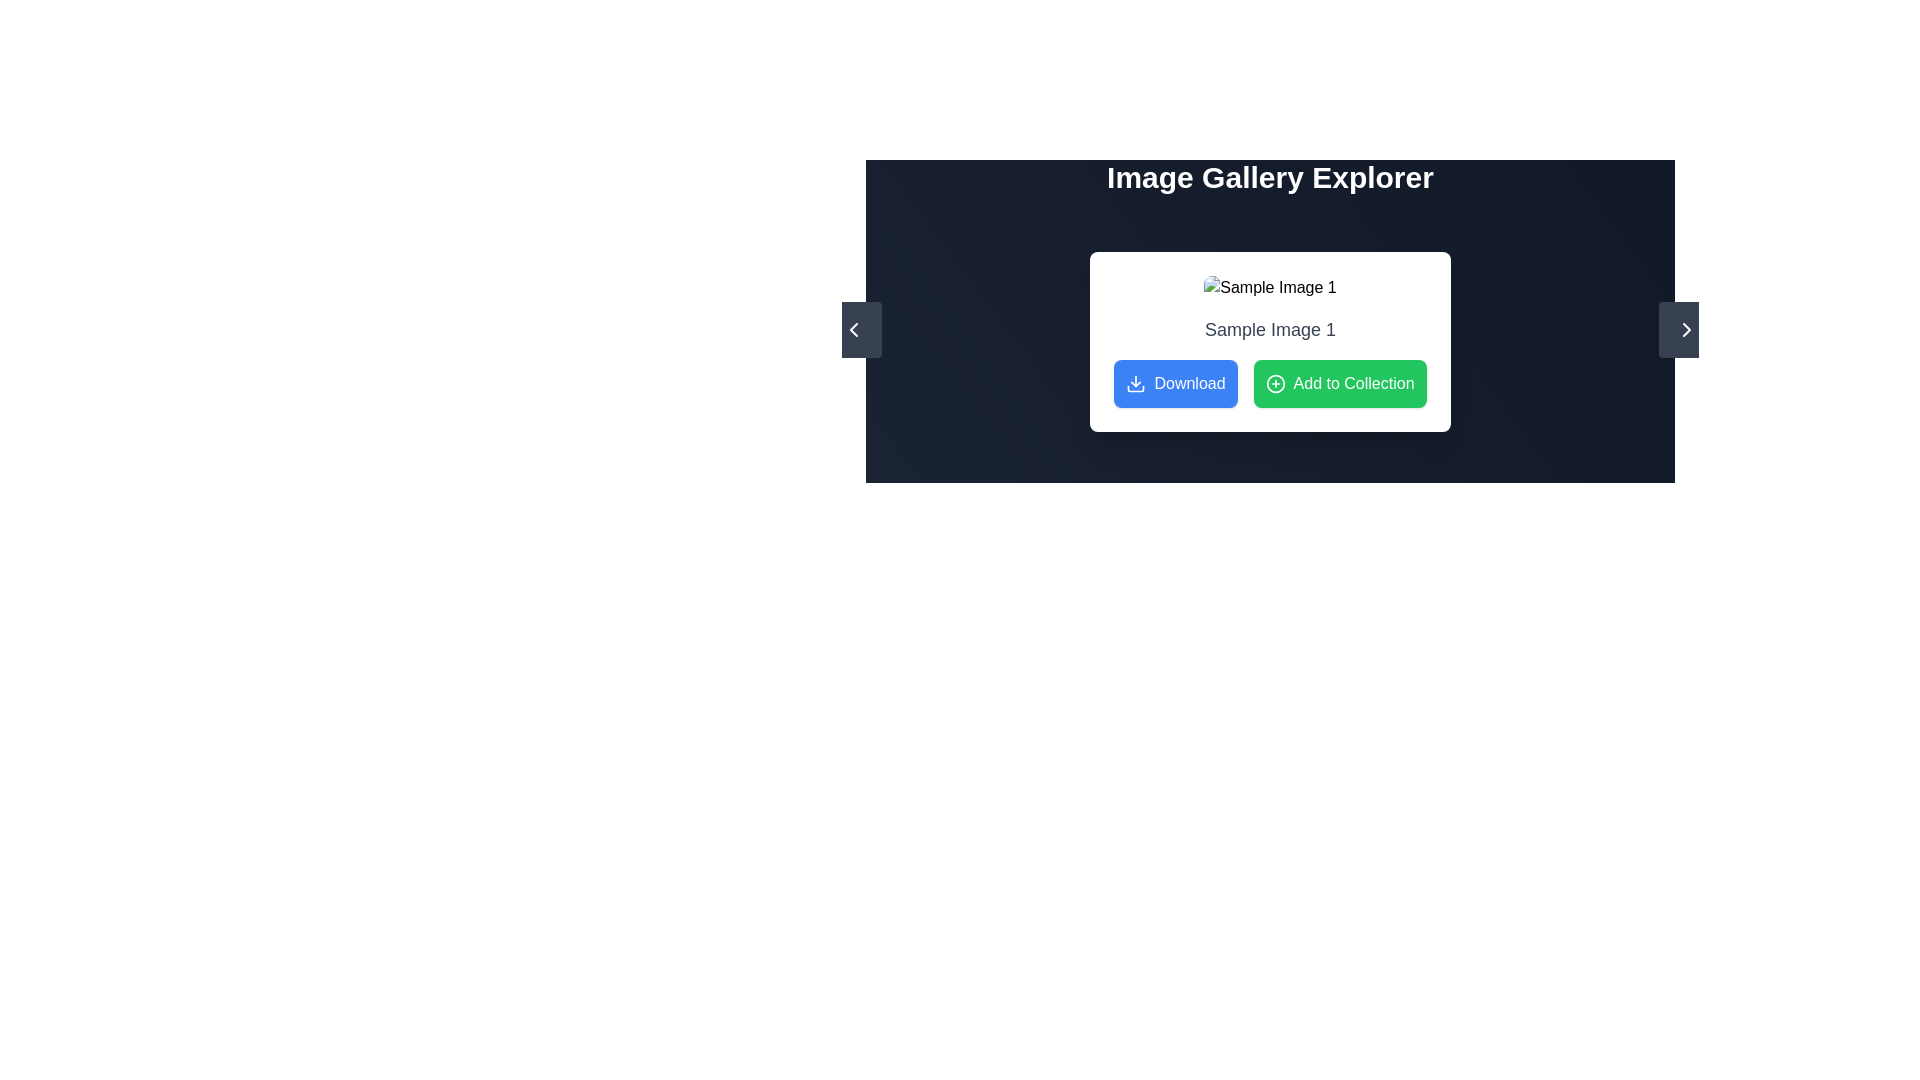  What do you see at coordinates (1136, 384) in the screenshot?
I see `the 'Download' button that contains a download icon styled with a downward arrow and a blue background` at bounding box center [1136, 384].